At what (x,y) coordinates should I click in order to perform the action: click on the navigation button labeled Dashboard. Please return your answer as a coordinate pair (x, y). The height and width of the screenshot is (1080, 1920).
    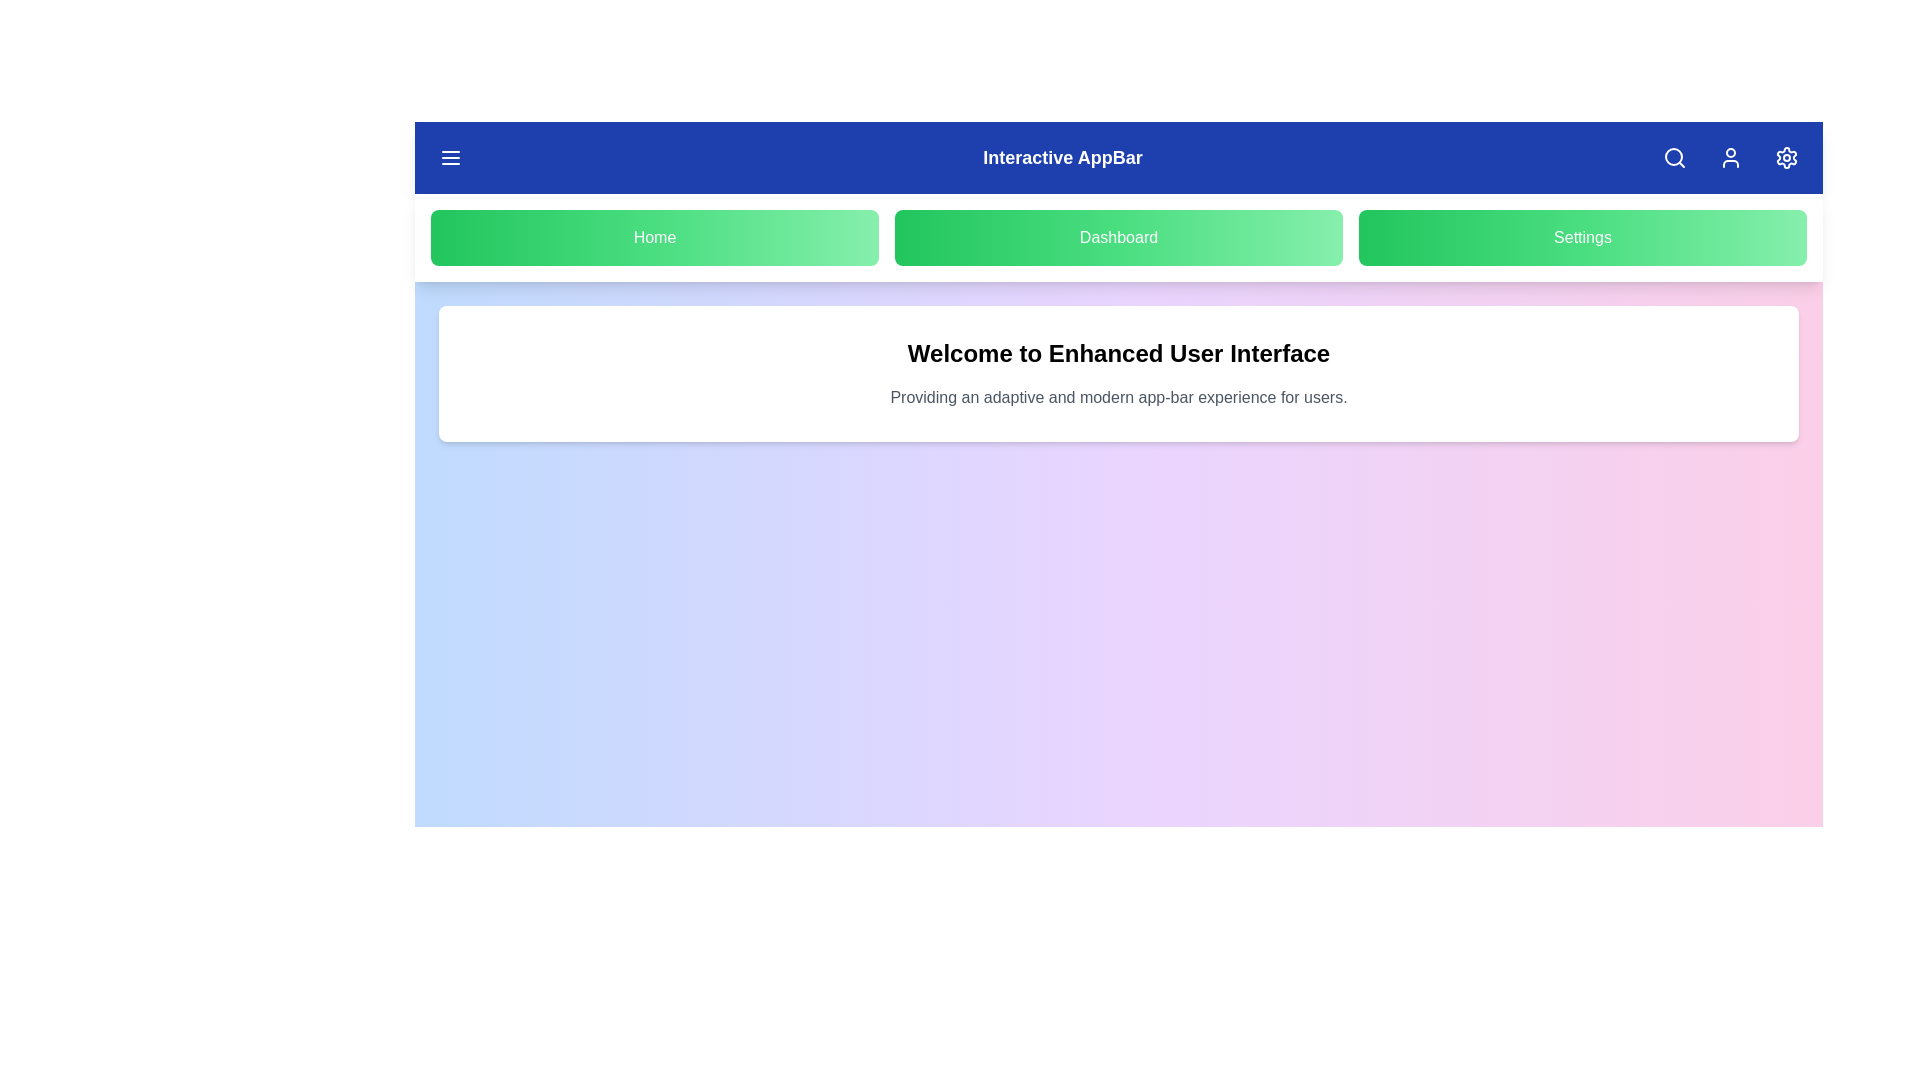
    Looking at the image, I should click on (1117, 237).